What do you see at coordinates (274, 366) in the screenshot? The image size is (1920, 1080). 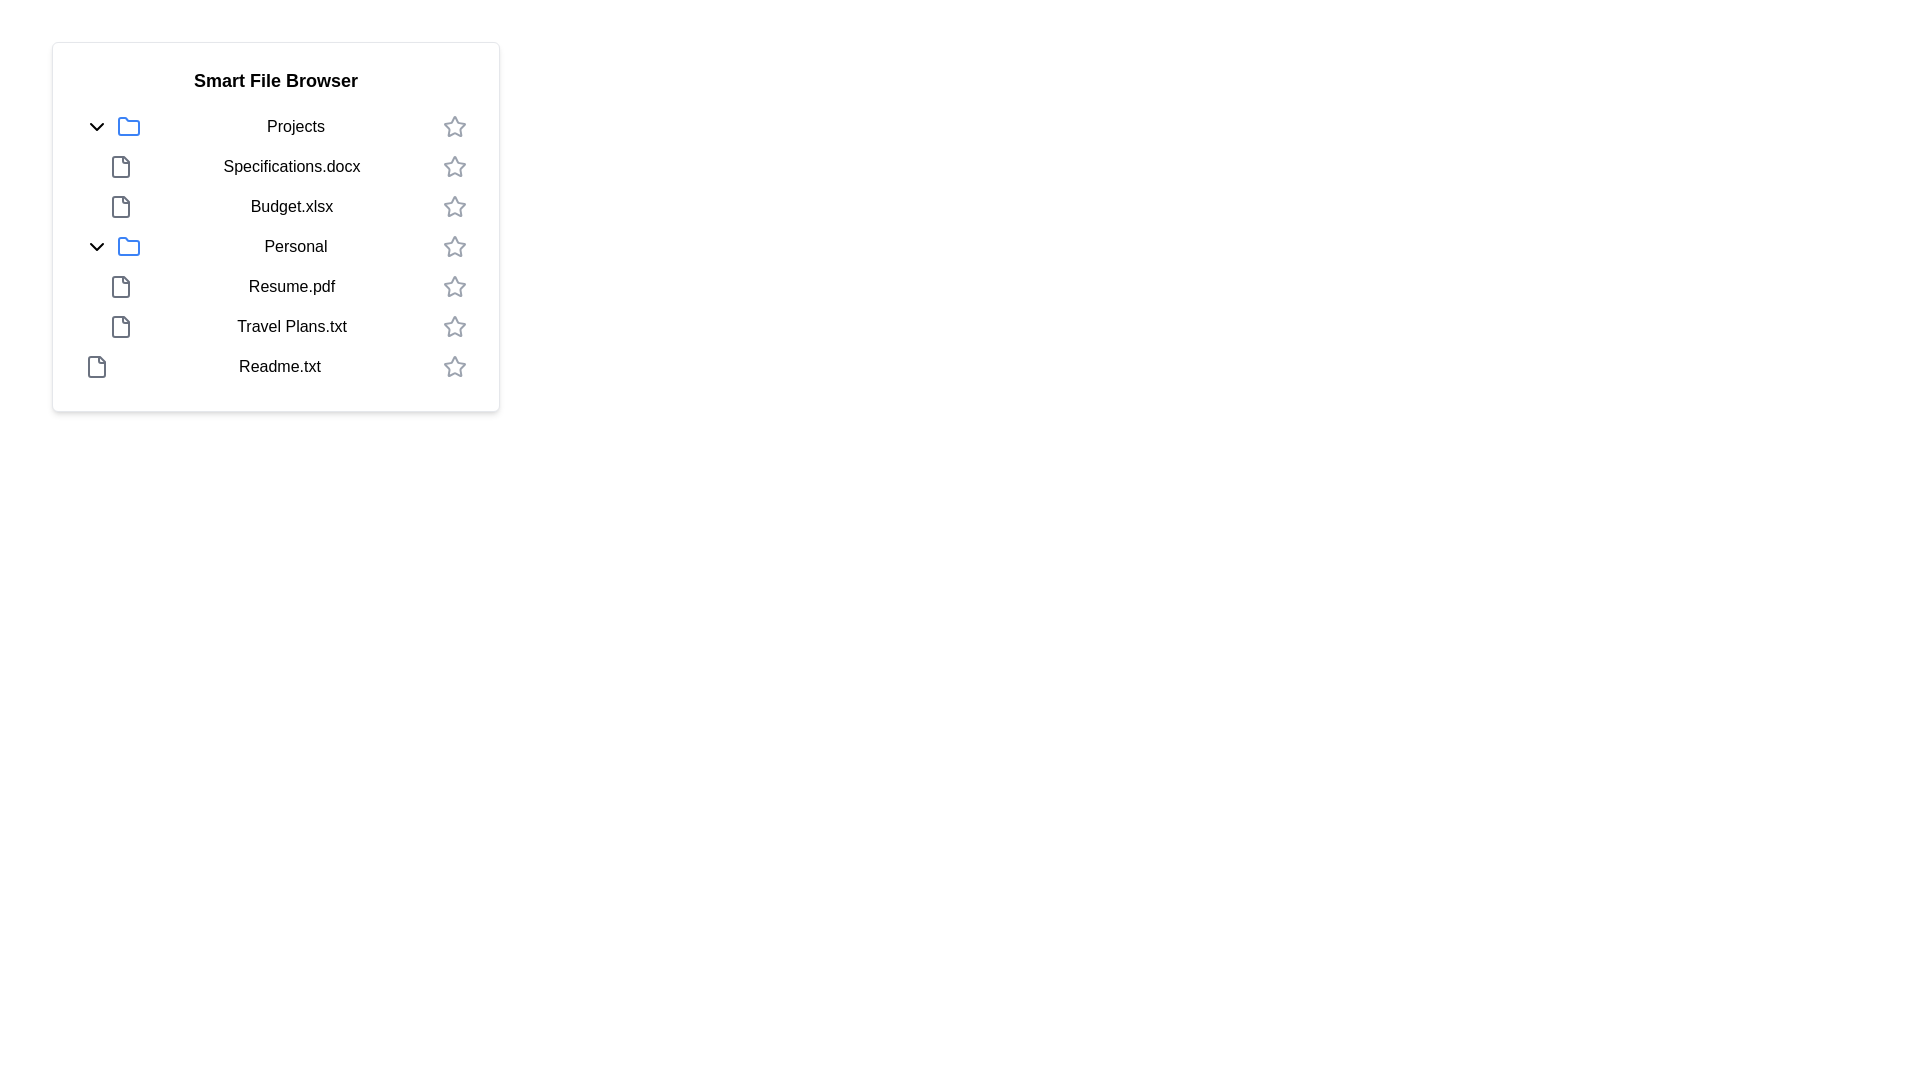 I see `the text label 'Readme.txt' in the file browser list` at bounding box center [274, 366].